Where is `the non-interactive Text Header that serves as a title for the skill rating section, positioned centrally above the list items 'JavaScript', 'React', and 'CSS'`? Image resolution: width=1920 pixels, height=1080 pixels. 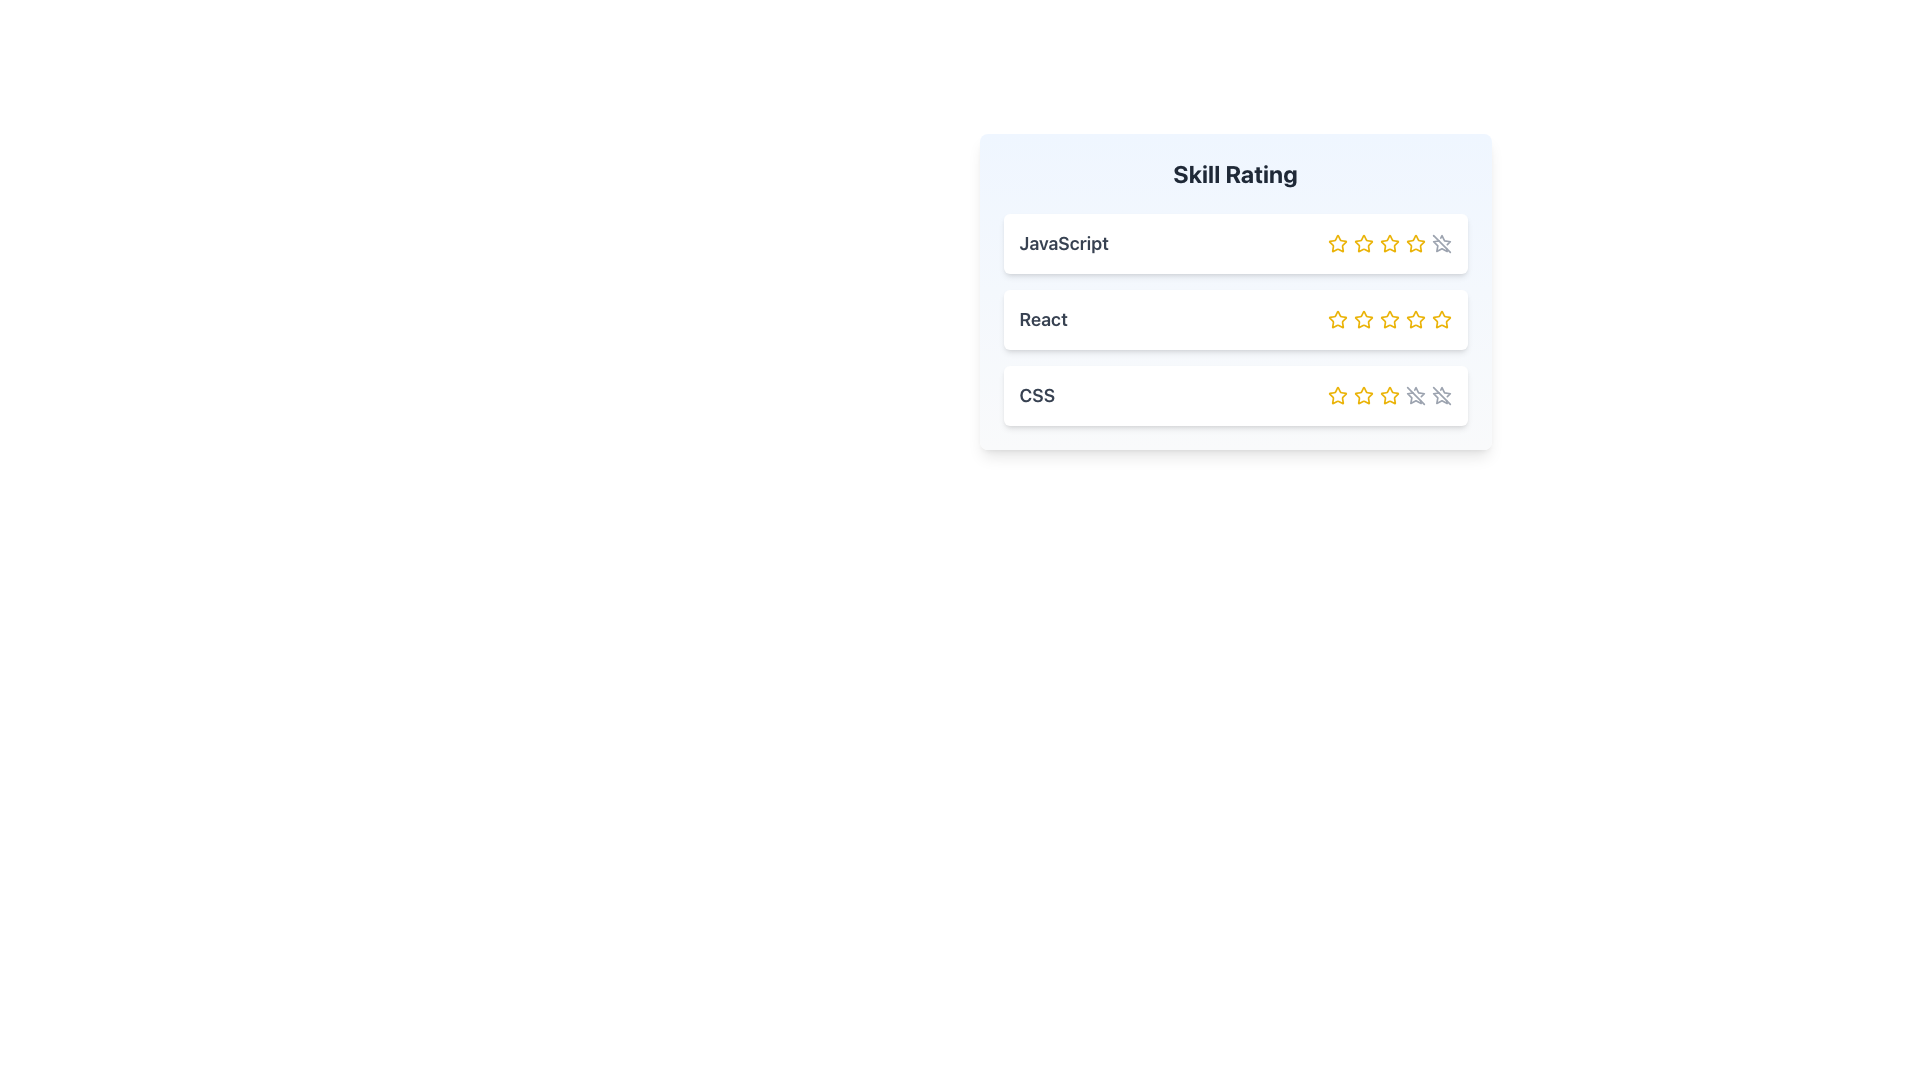
the non-interactive Text Header that serves as a title for the skill rating section, positioned centrally above the list items 'JavaScript', 'React', and 'CSS' is located at coordinates (1234, 172).